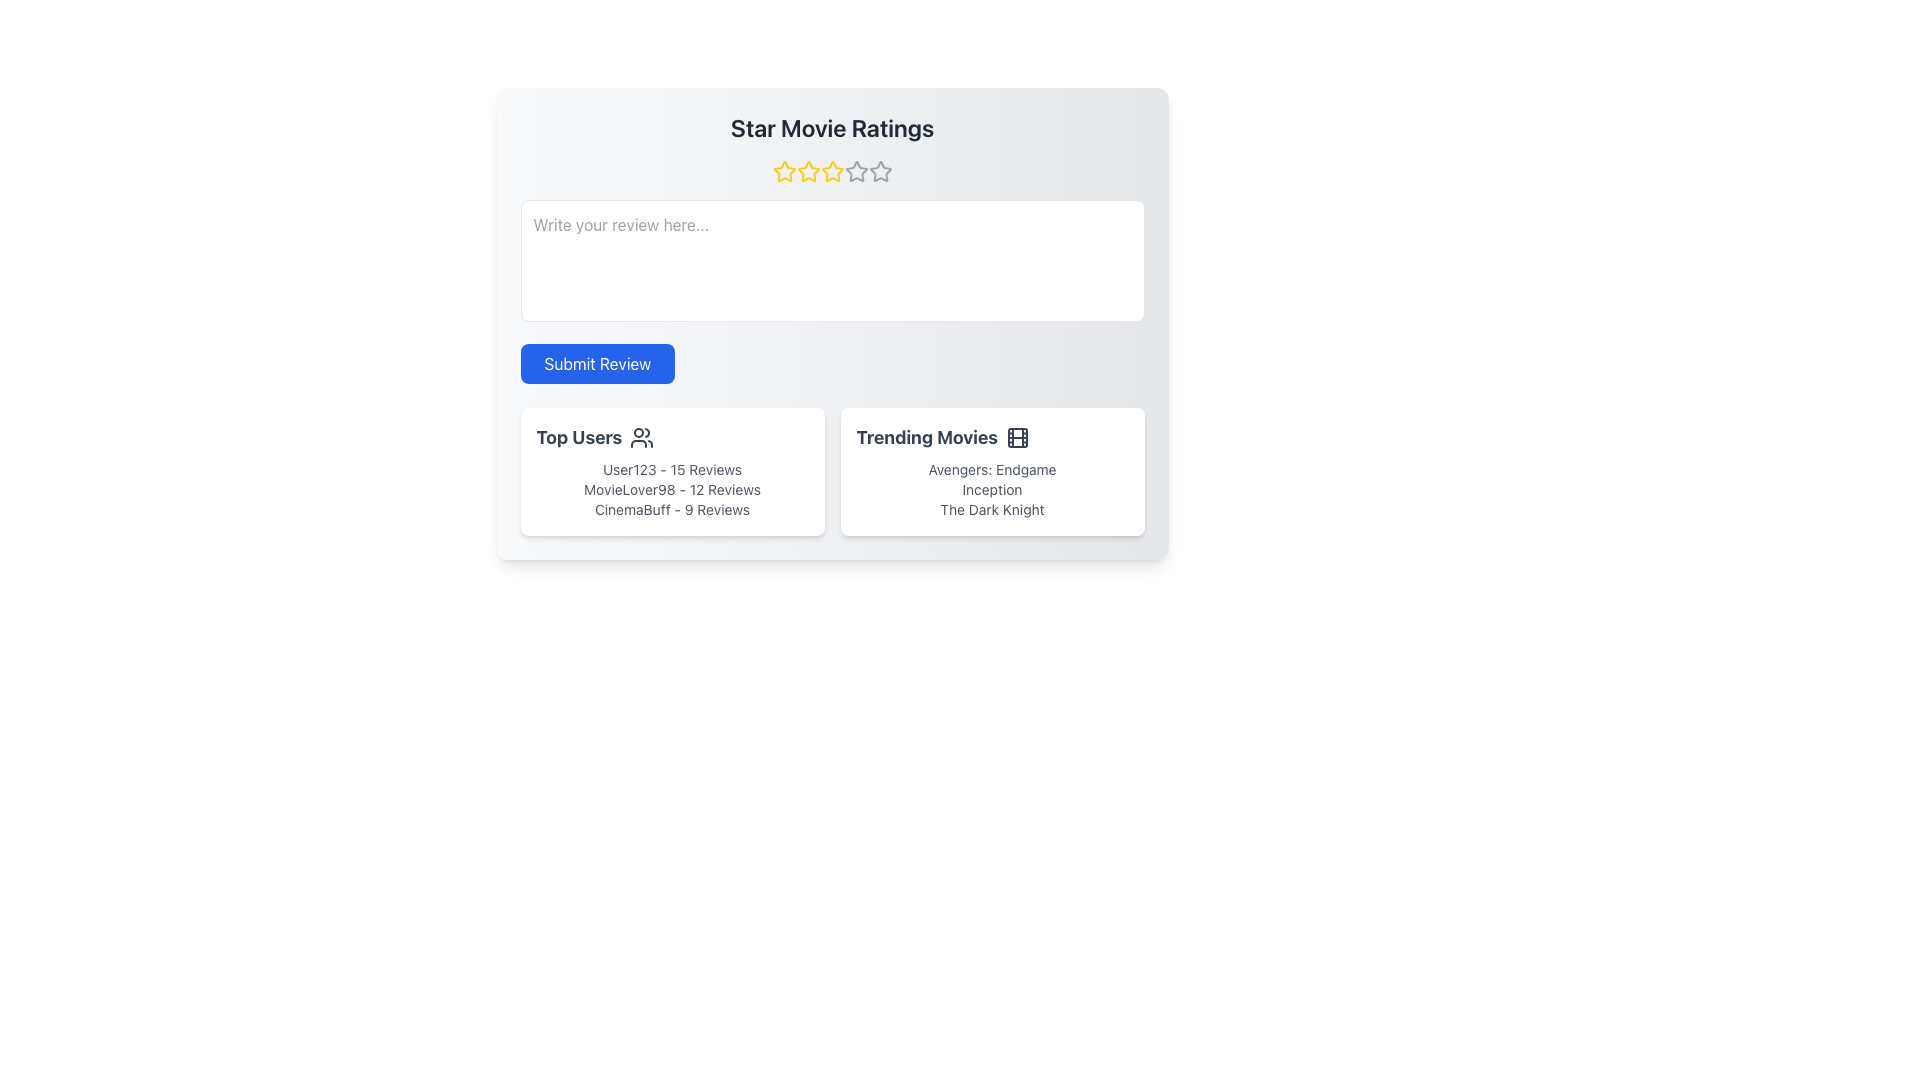  I want to click on the text block containing the movie titles 'Avengers: Endgame', 'Inception', and 'The Dark Knight' located in the 'Trending Movies' panel in the bottom-right corner of the interface, so click(992, 489).